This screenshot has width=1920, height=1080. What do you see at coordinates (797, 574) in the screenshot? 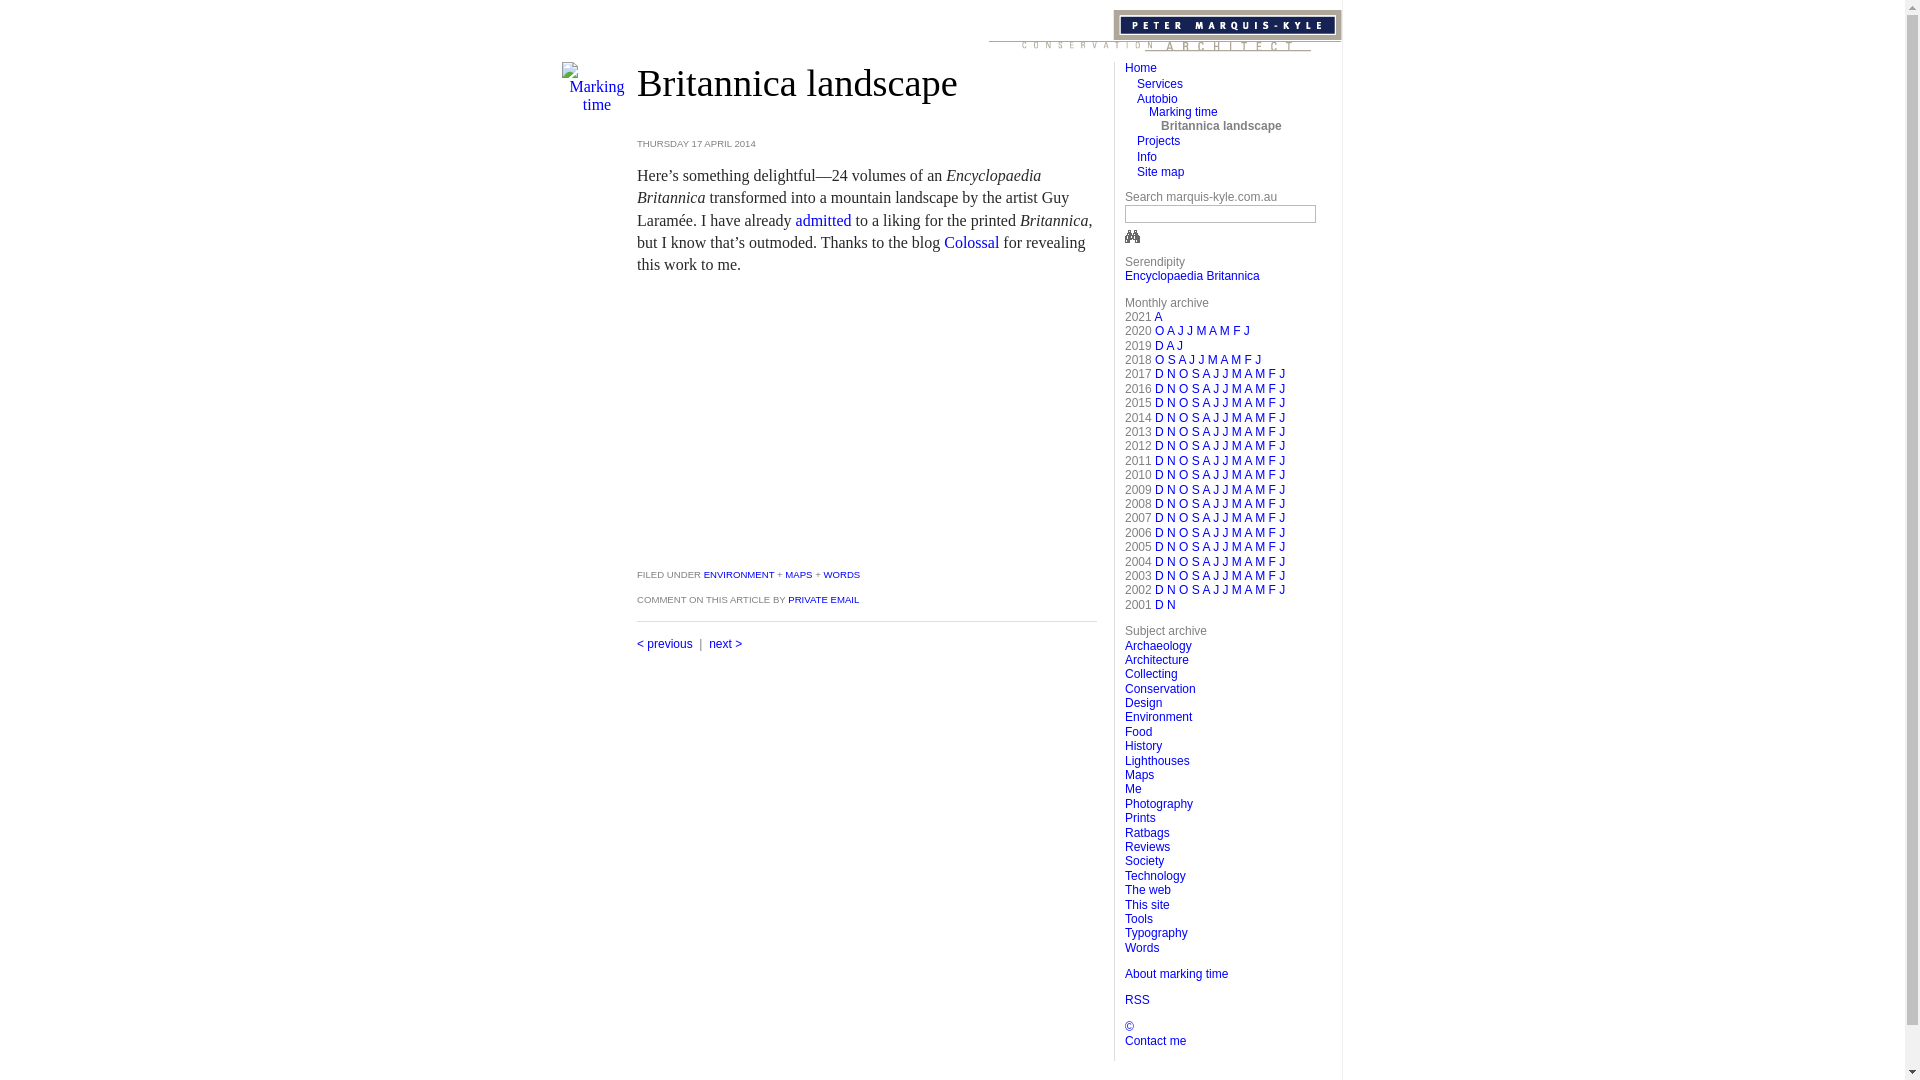
I see `'MAPS'` at bounding box center [797, 574].